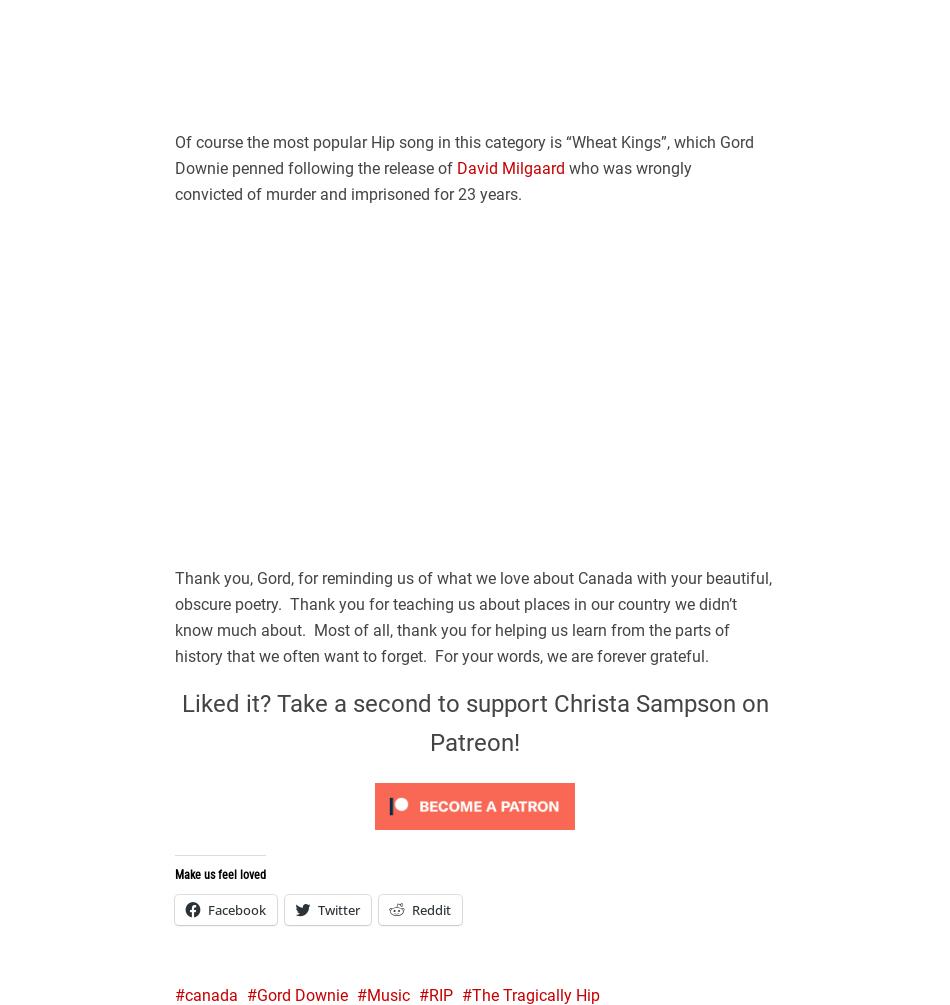 This screenshot has width=950, height=1005. What do you see at coordinates (220, 873) in the screenshot?
I see `'Make us feel loved'` at bounding box center [220, 873].